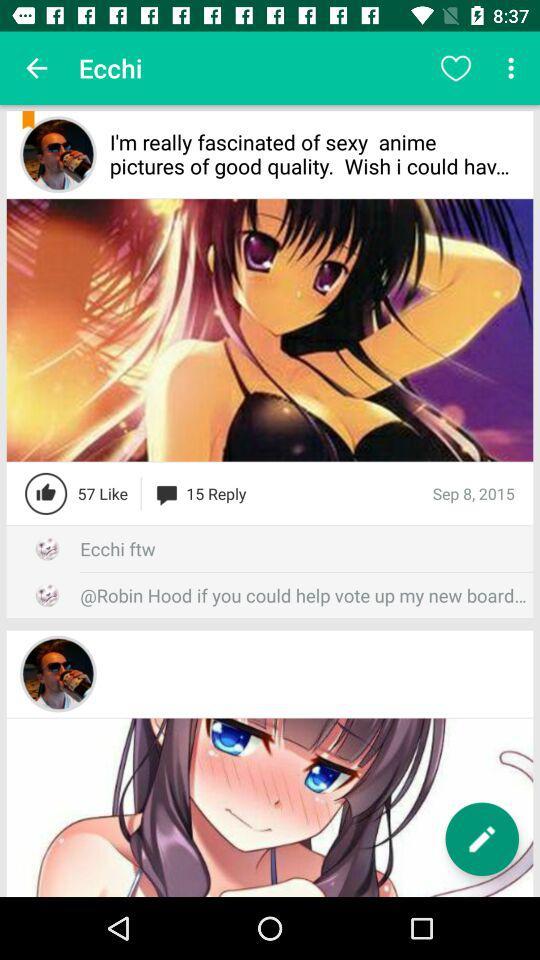 This screenshot has height=960, width=540. Describe the element at coordinates (36, 68) in the screenshot. I see `item to the left of the ecchi  item` at that location.